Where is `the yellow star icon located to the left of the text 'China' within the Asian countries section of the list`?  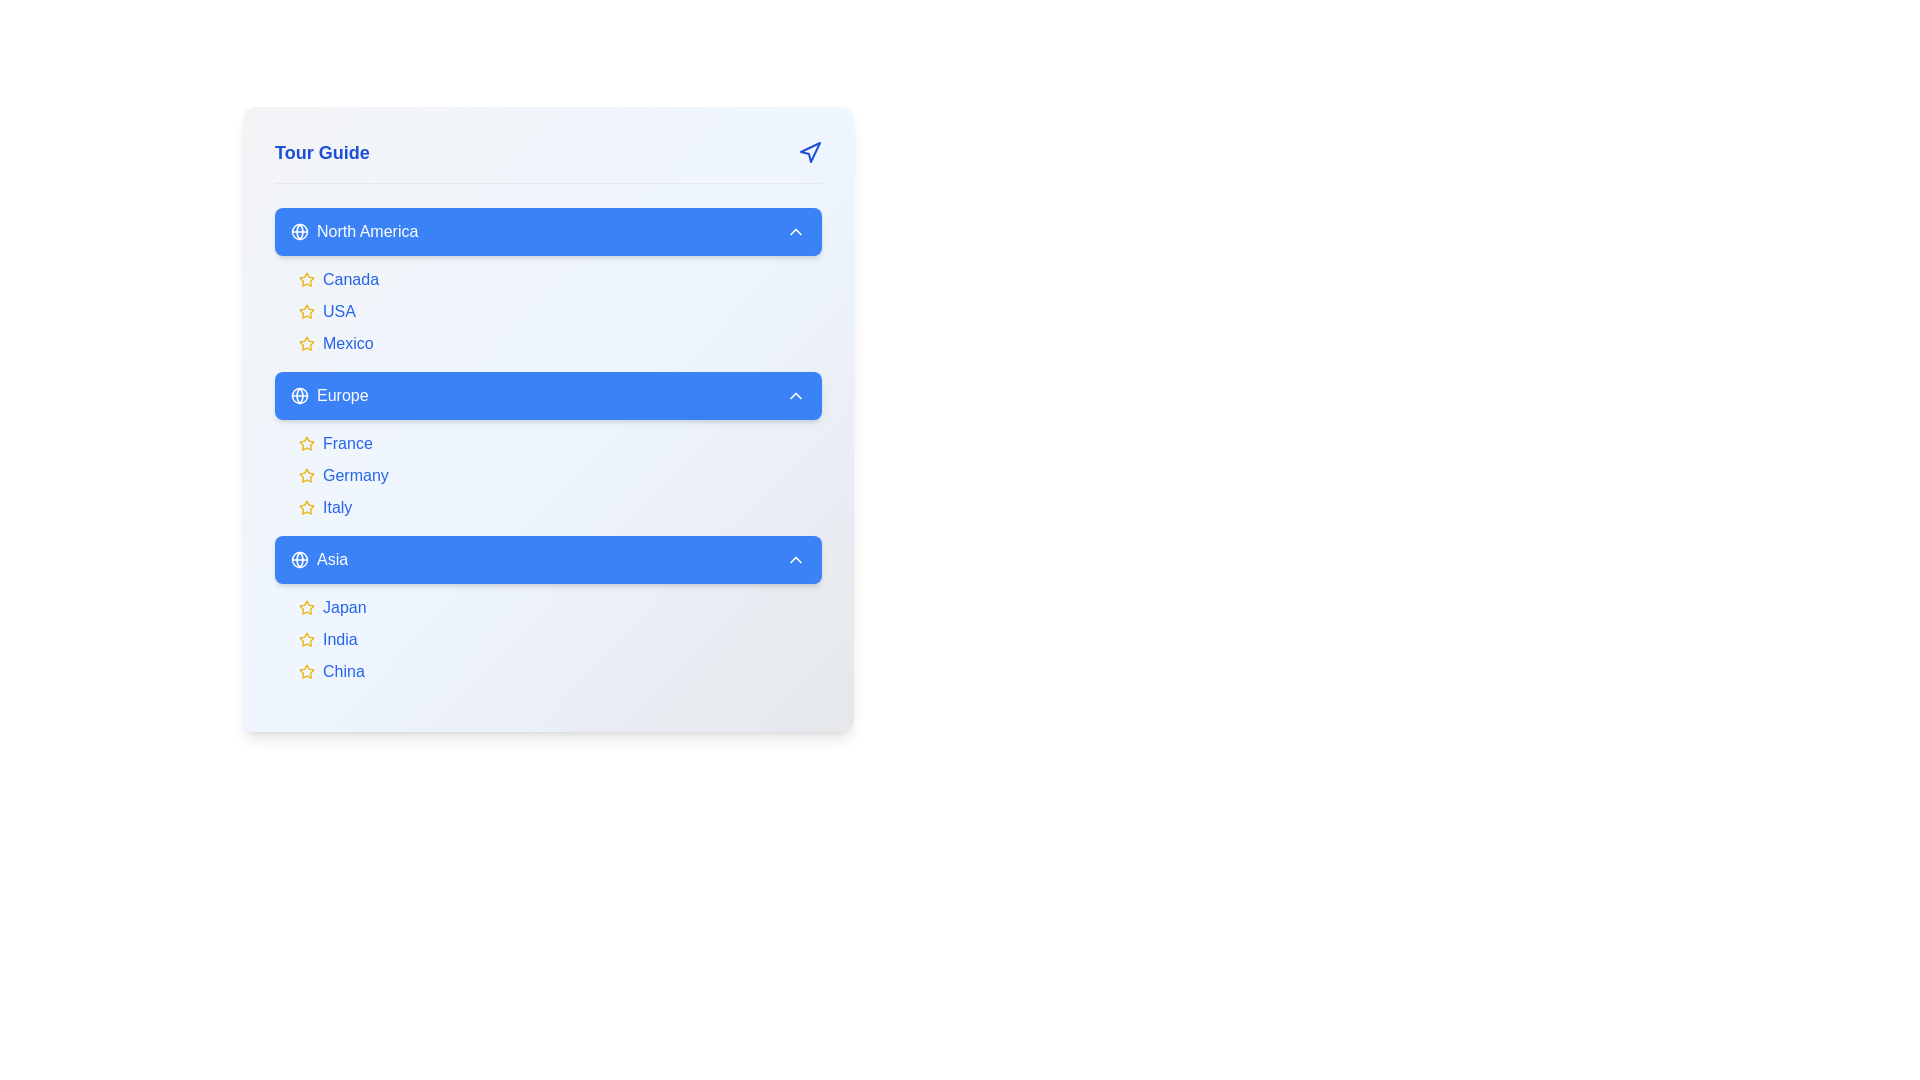
the yellow star icon located to the left of the text 'China' within the Asian countries section of the list is located at coordinates (306, 671).